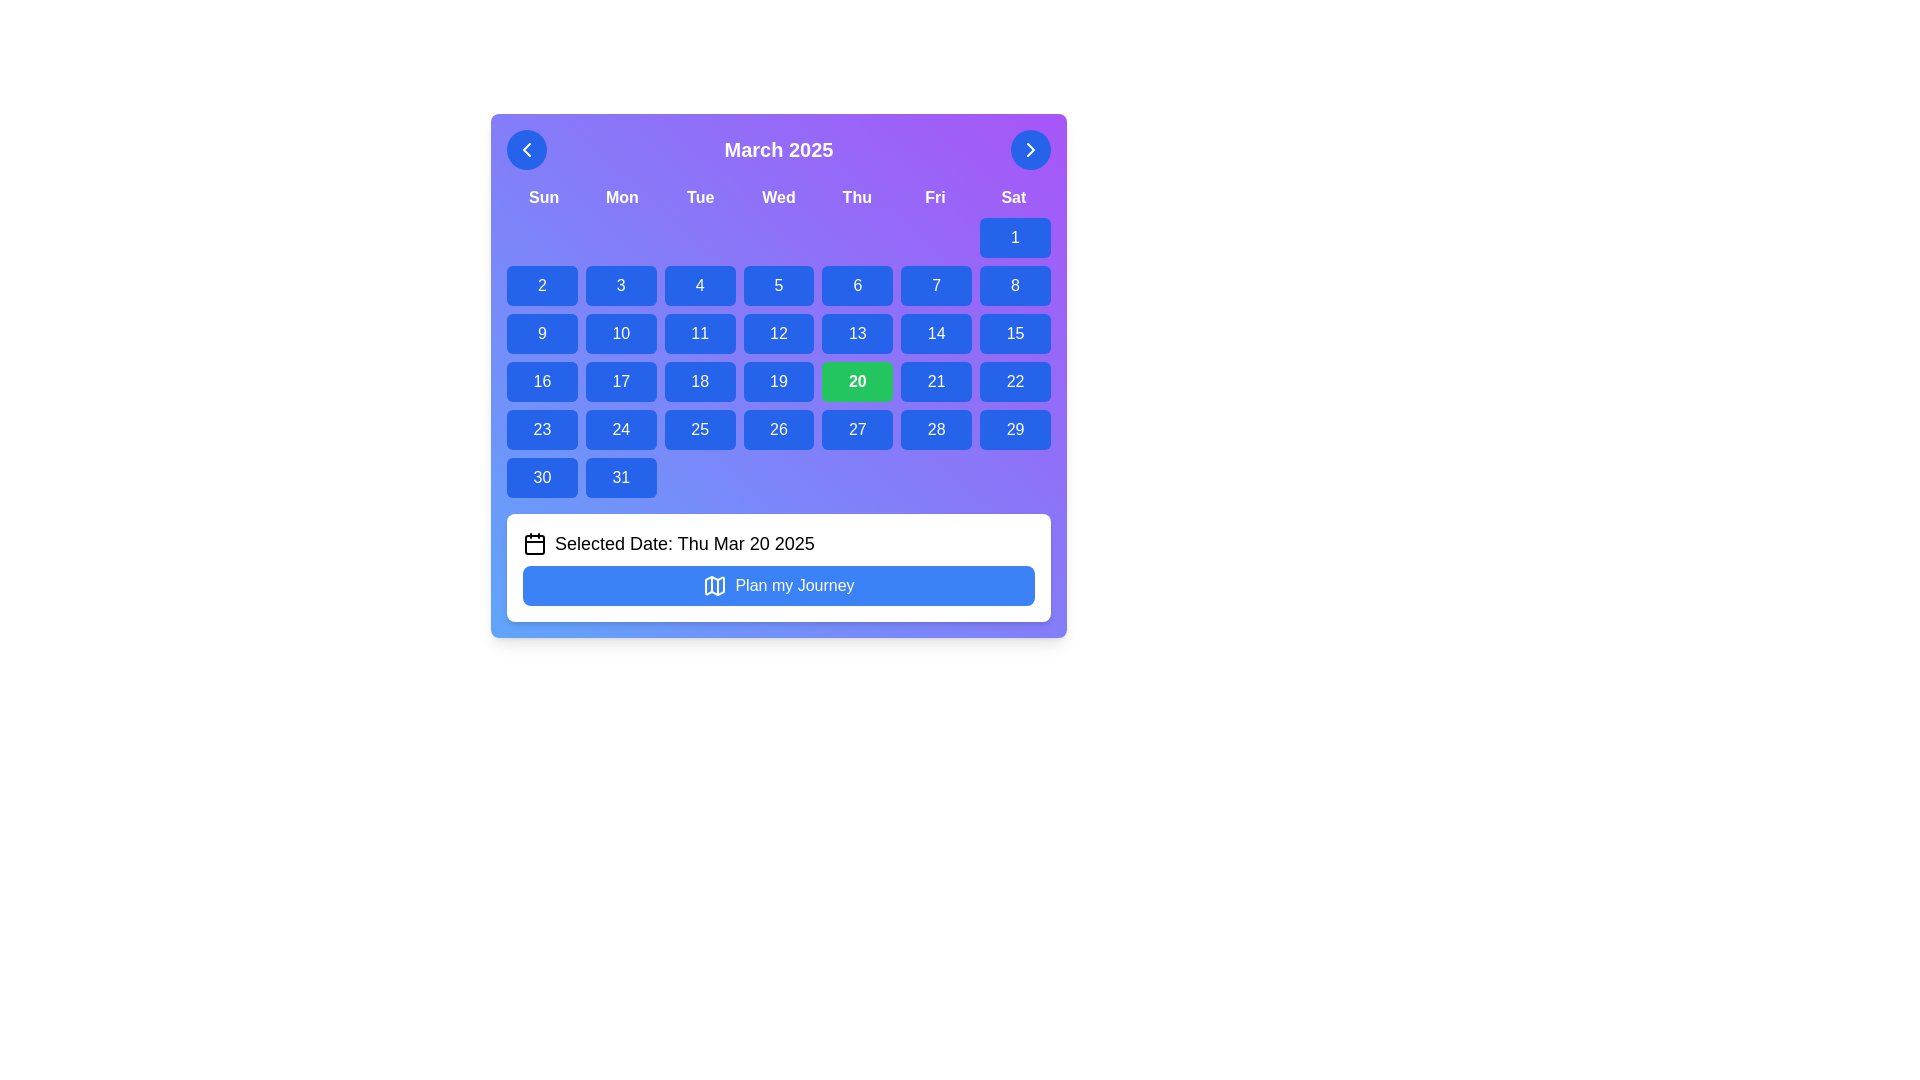  What do you see at coordinates (935, 381) in the screenshot?
I see `the selectable day button representing the date '21' in the calendar interface` at bounding box center [935, 381].